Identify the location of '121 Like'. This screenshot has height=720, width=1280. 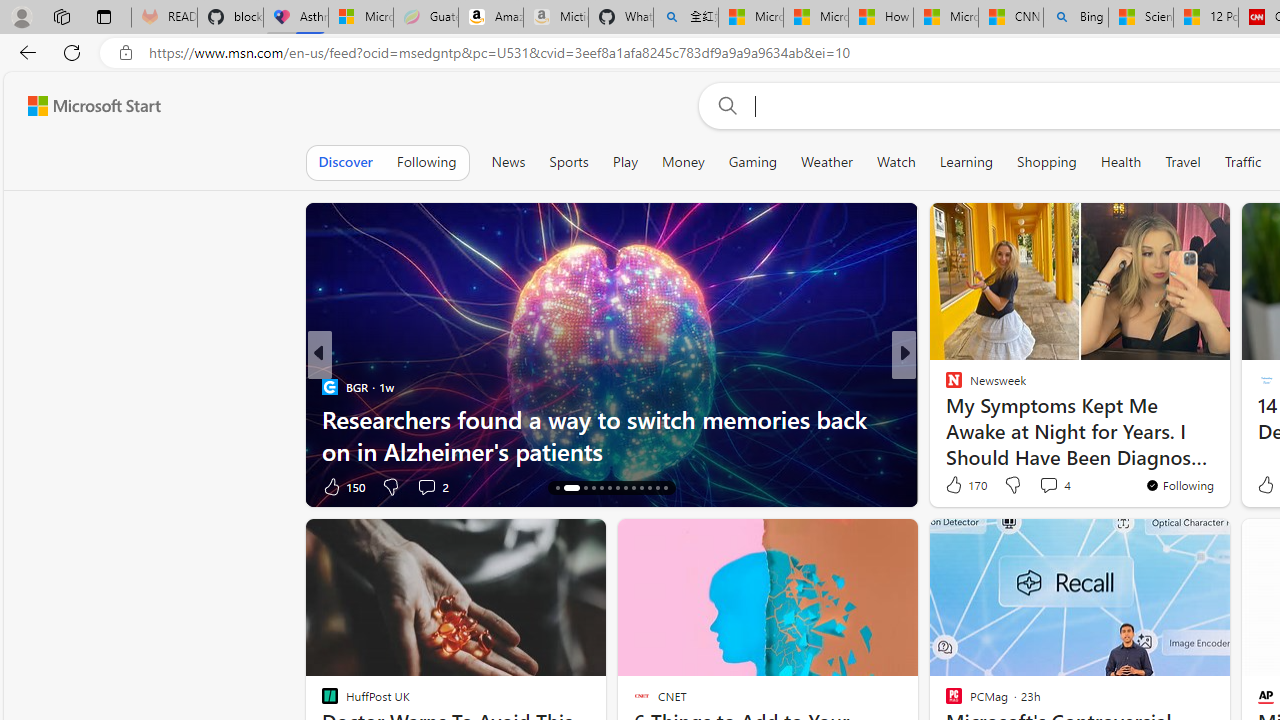
(958, 486).